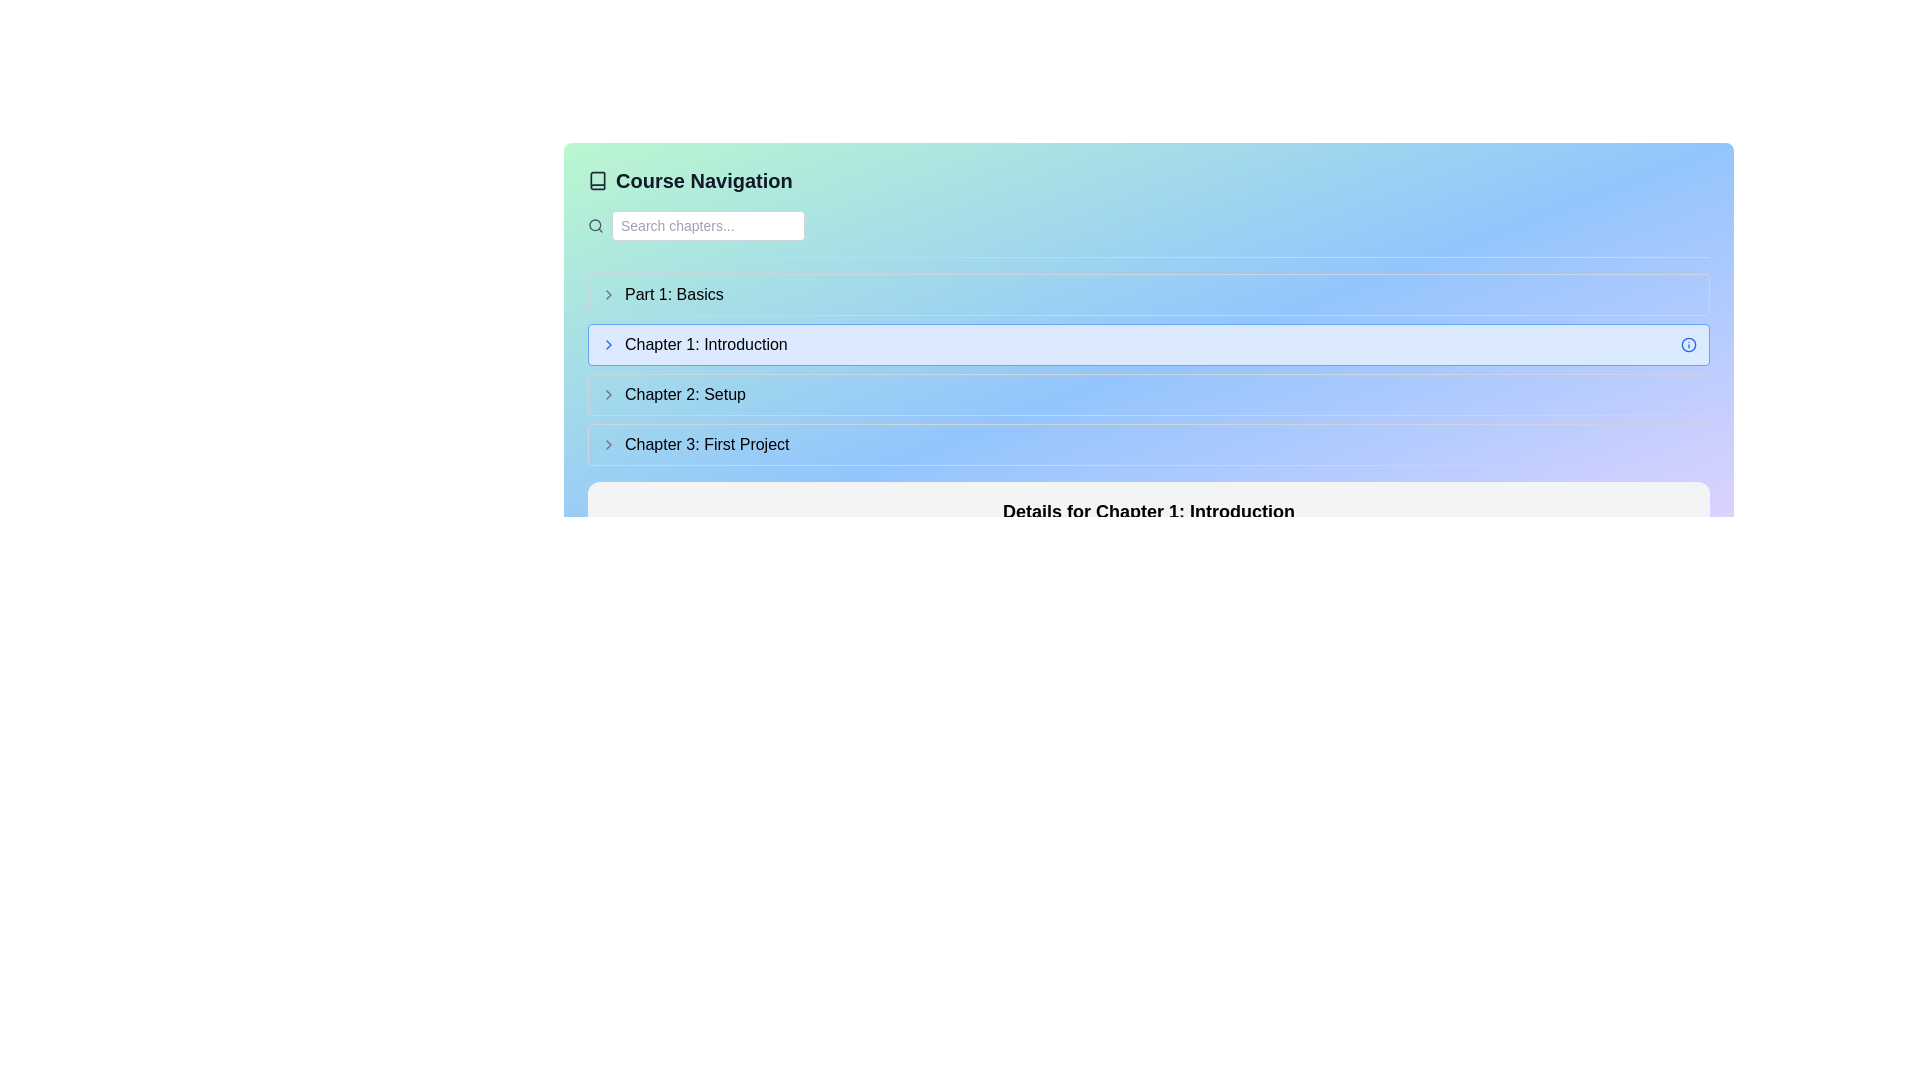 The height and width of the screenshot is (1080, 1920). What do you see at coordinates (673, 394) in the screenshot?
I see `the 'Chapter 2: Setup' text label with a right-facing chevron icon` at bounding box center [673, 394].